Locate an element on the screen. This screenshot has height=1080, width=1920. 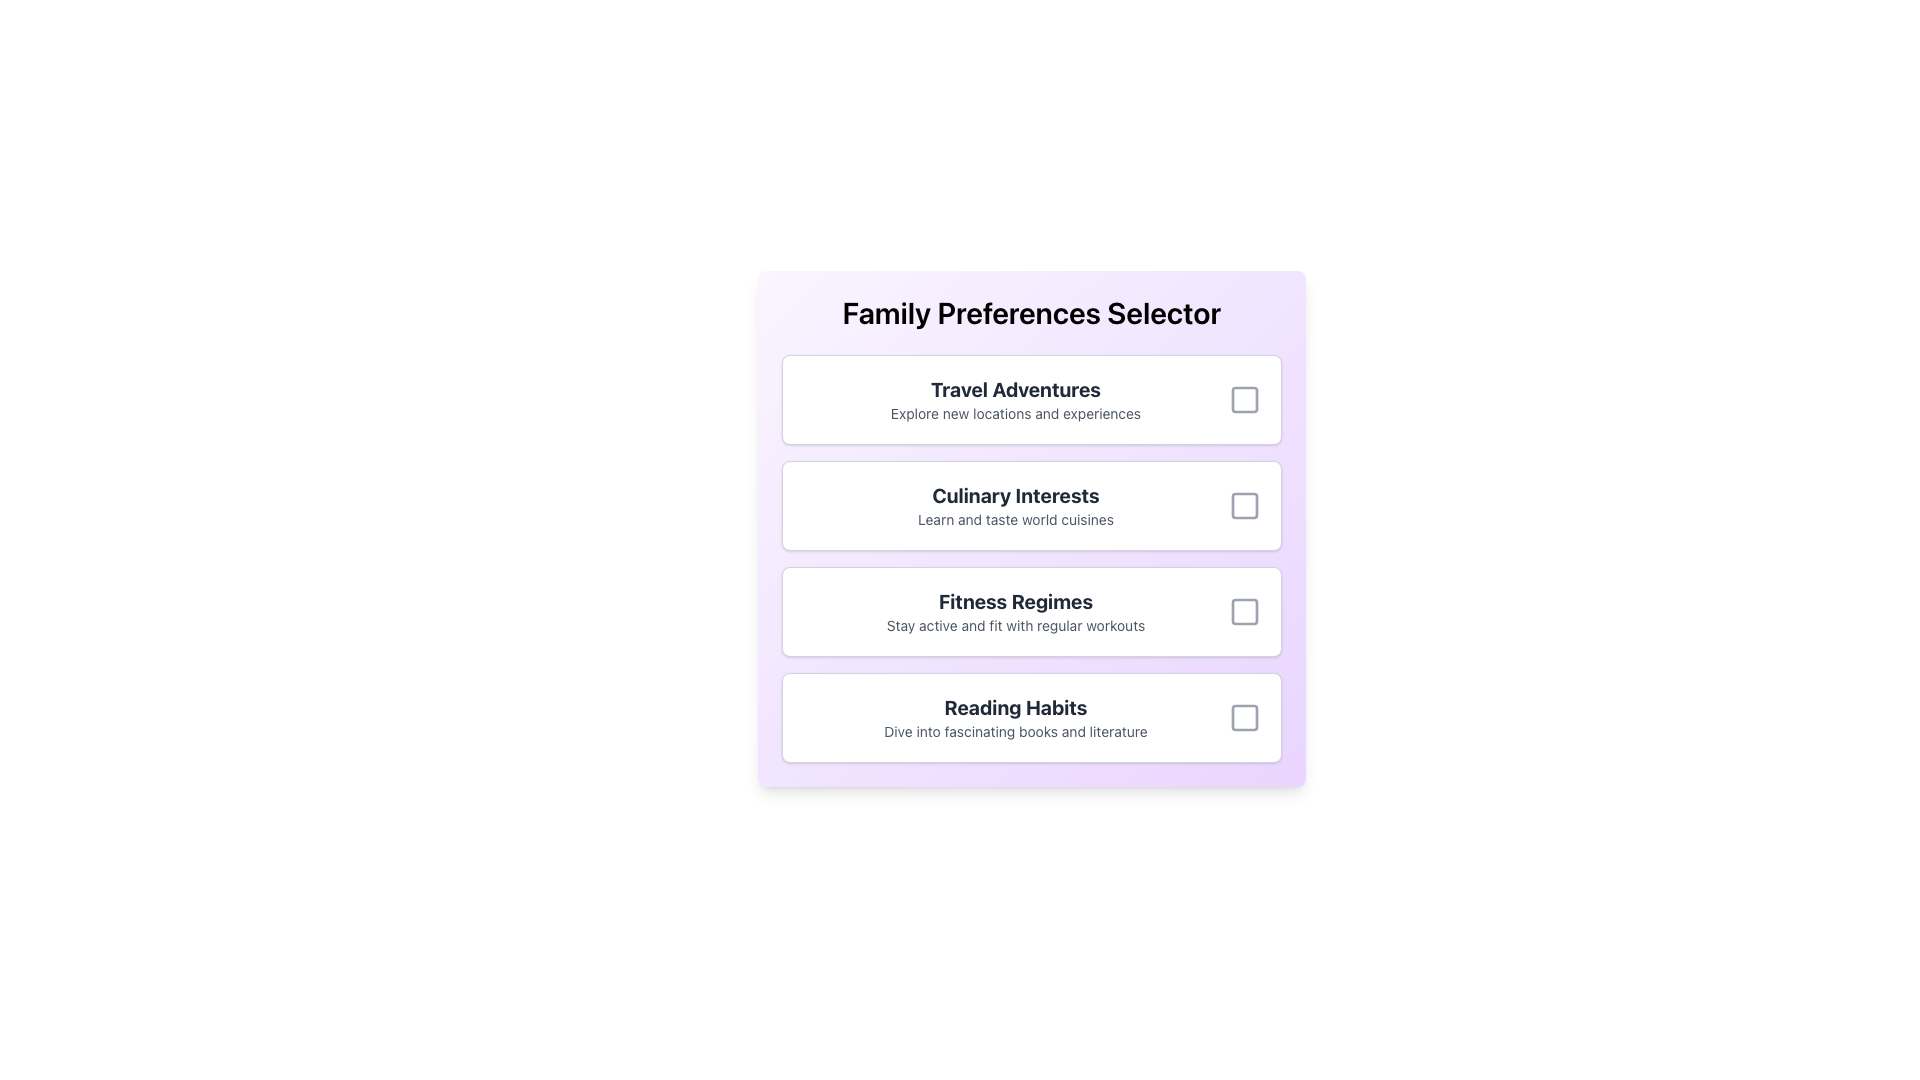
the checkbox outline for the 'Reading Habits' option in the 'Family Preferences Selector' section, which is a small square with rounded corners, styled with a gray border and white background is located at coordinates (1243, 716).